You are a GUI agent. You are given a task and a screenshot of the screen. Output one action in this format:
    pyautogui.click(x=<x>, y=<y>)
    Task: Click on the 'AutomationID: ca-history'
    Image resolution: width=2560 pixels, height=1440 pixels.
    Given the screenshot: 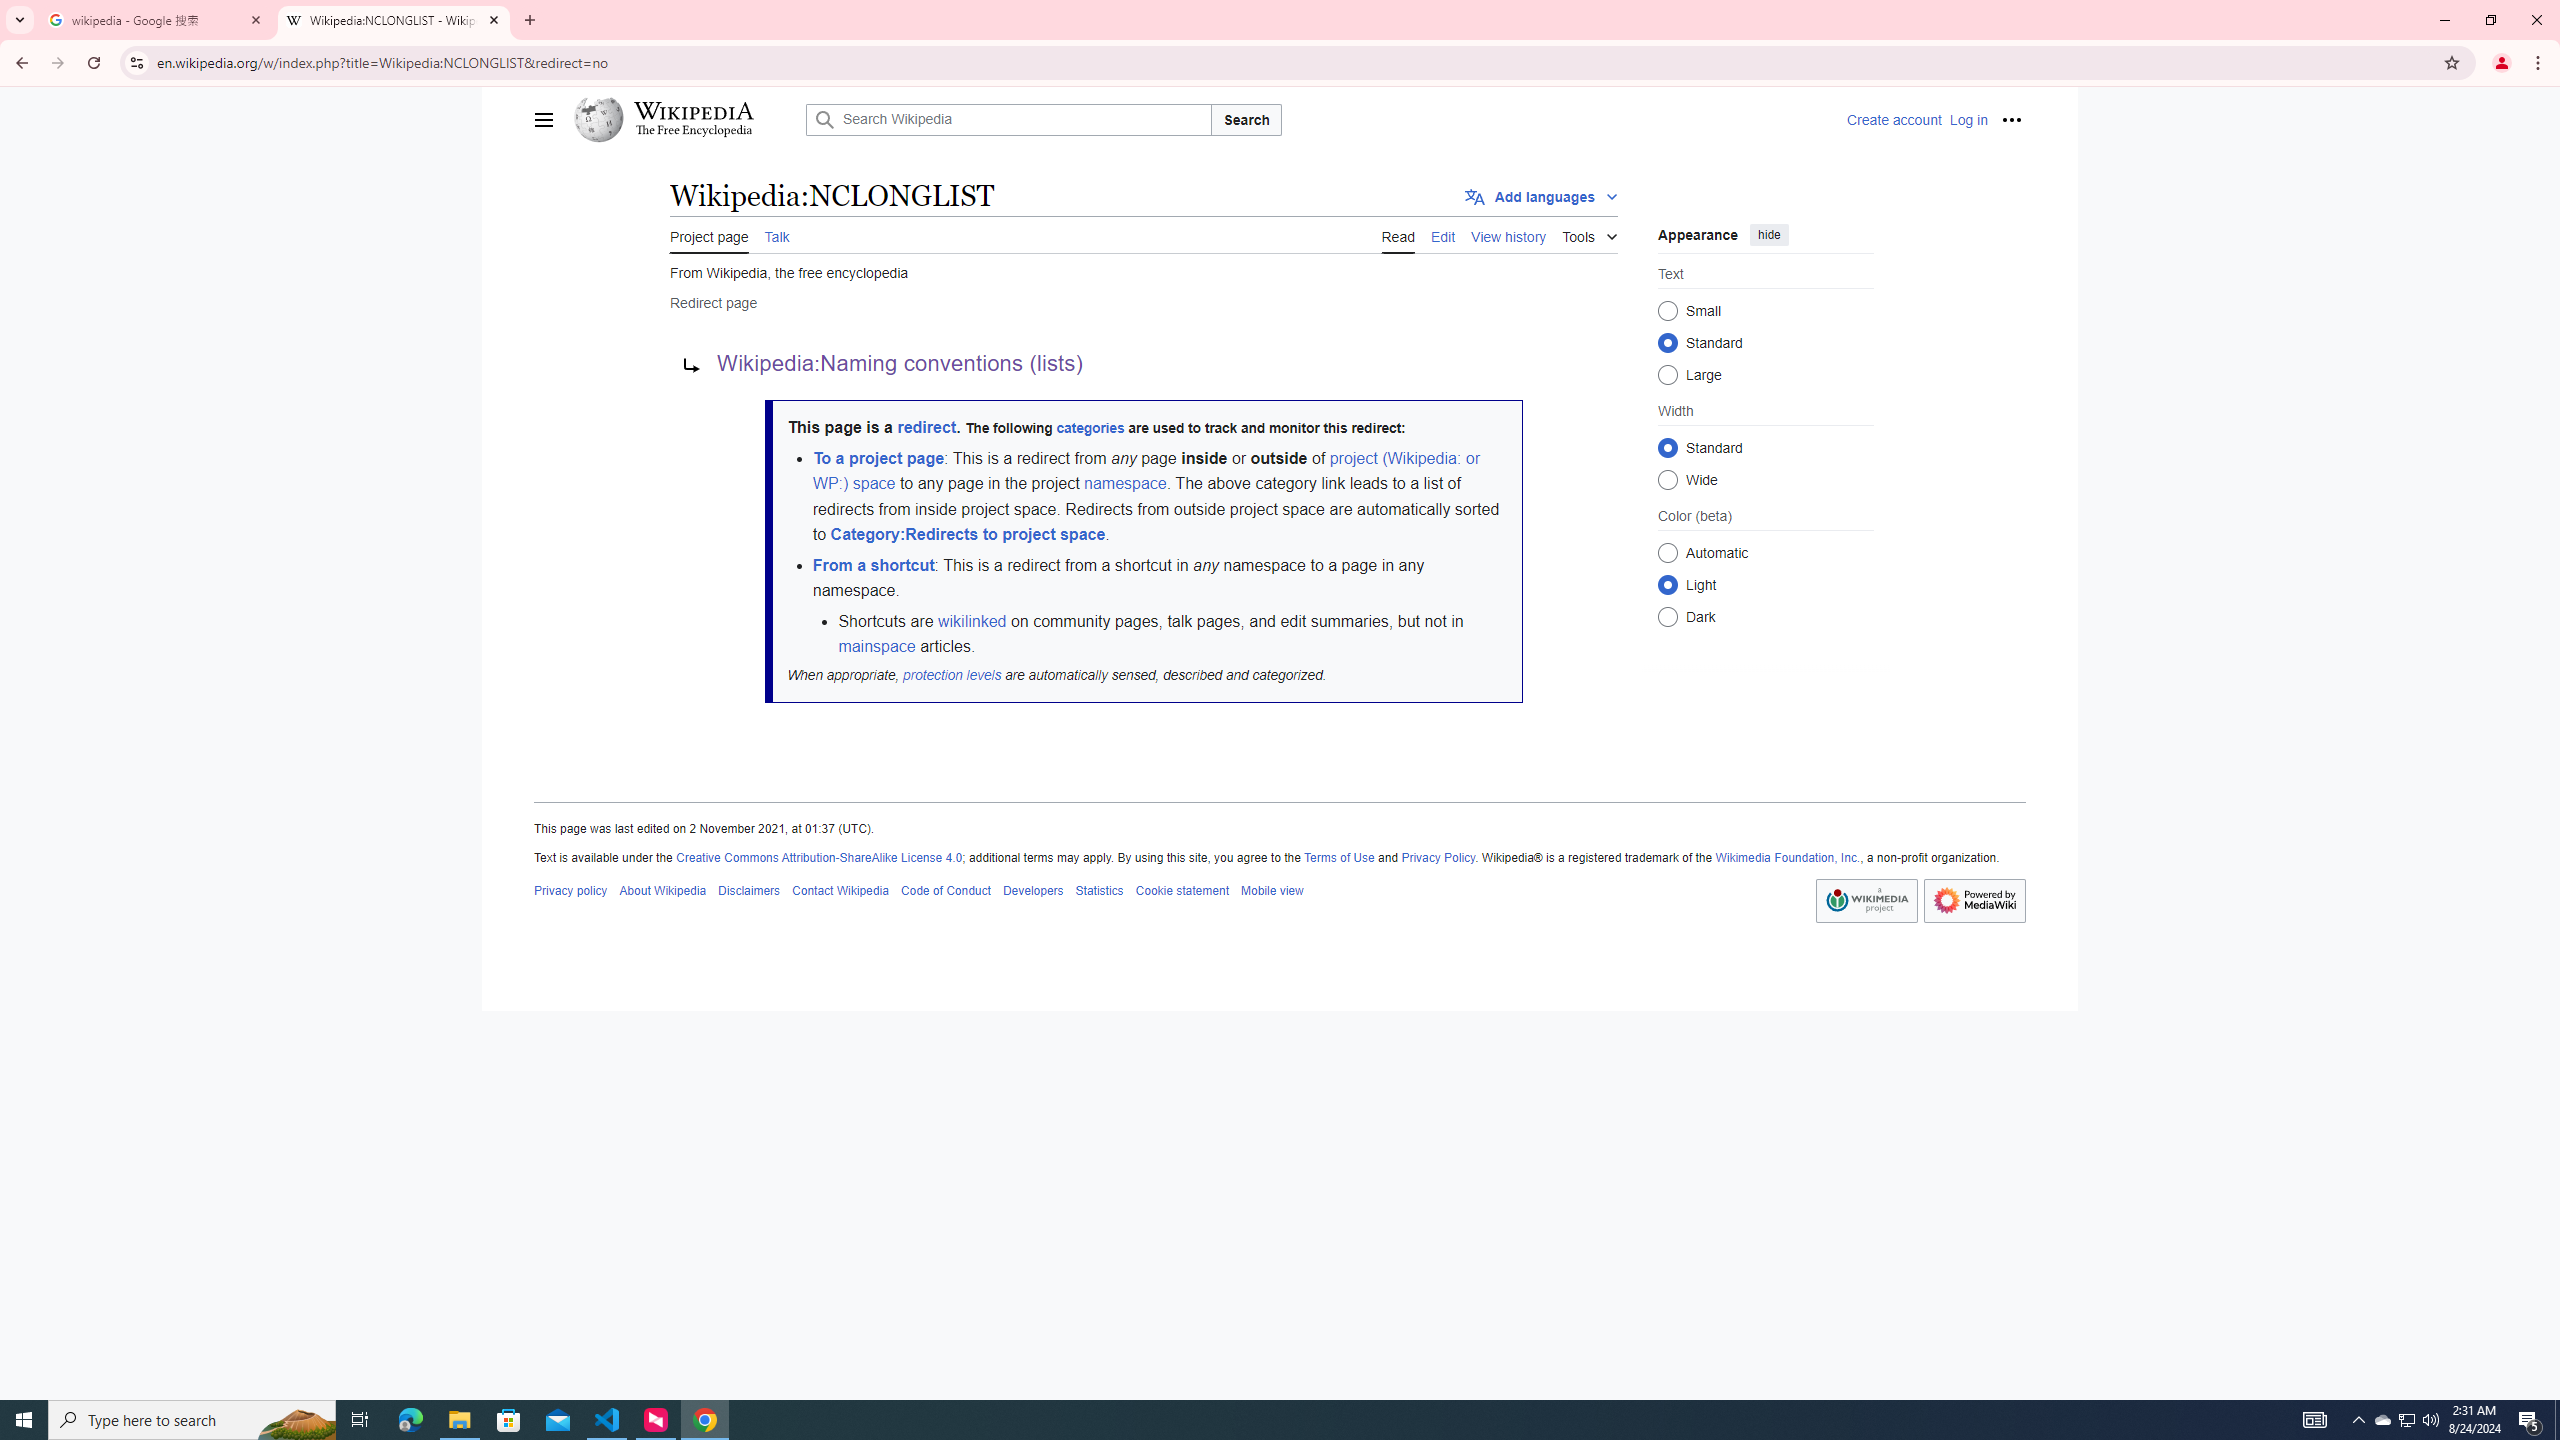 What is the action you would take?
    pyautogui.click(x=1508, y=233)
    